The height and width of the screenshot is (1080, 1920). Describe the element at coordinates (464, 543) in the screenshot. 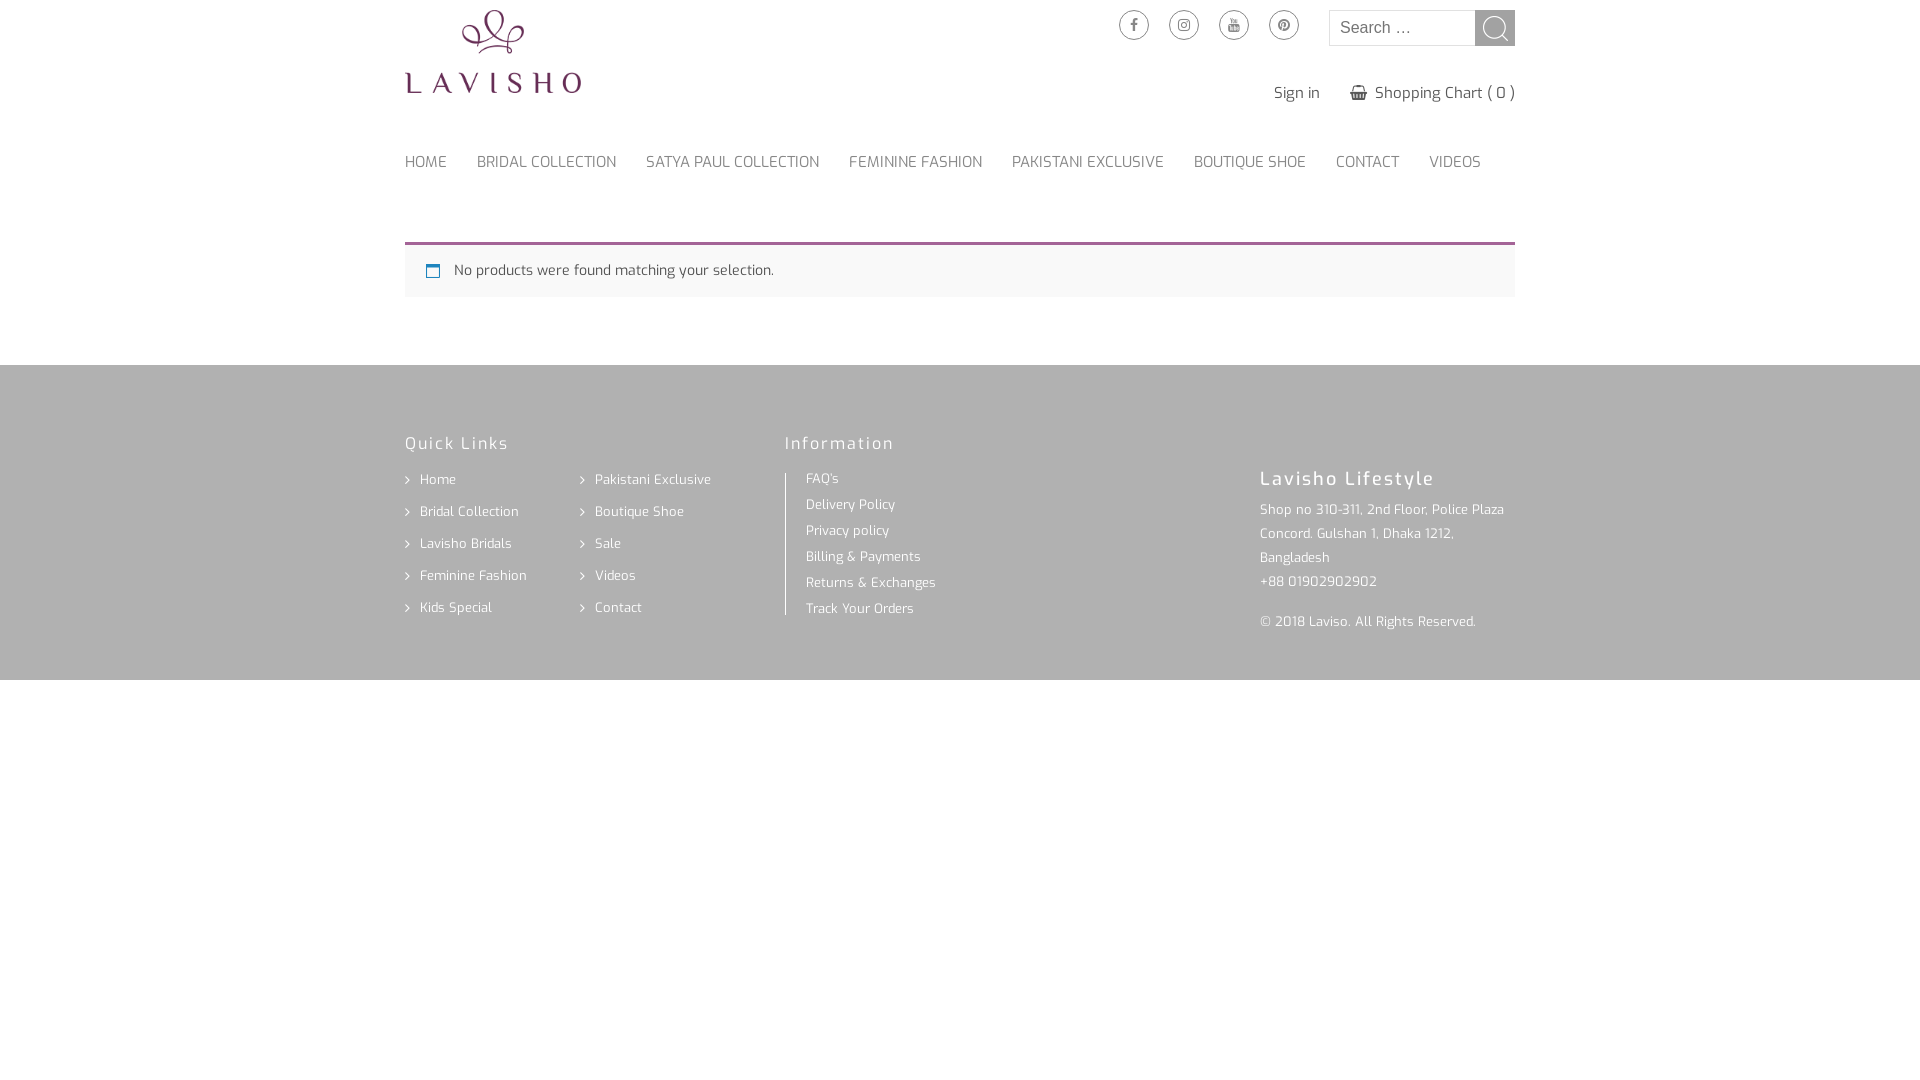

I see `'Lavisho Bridals'` at that location.